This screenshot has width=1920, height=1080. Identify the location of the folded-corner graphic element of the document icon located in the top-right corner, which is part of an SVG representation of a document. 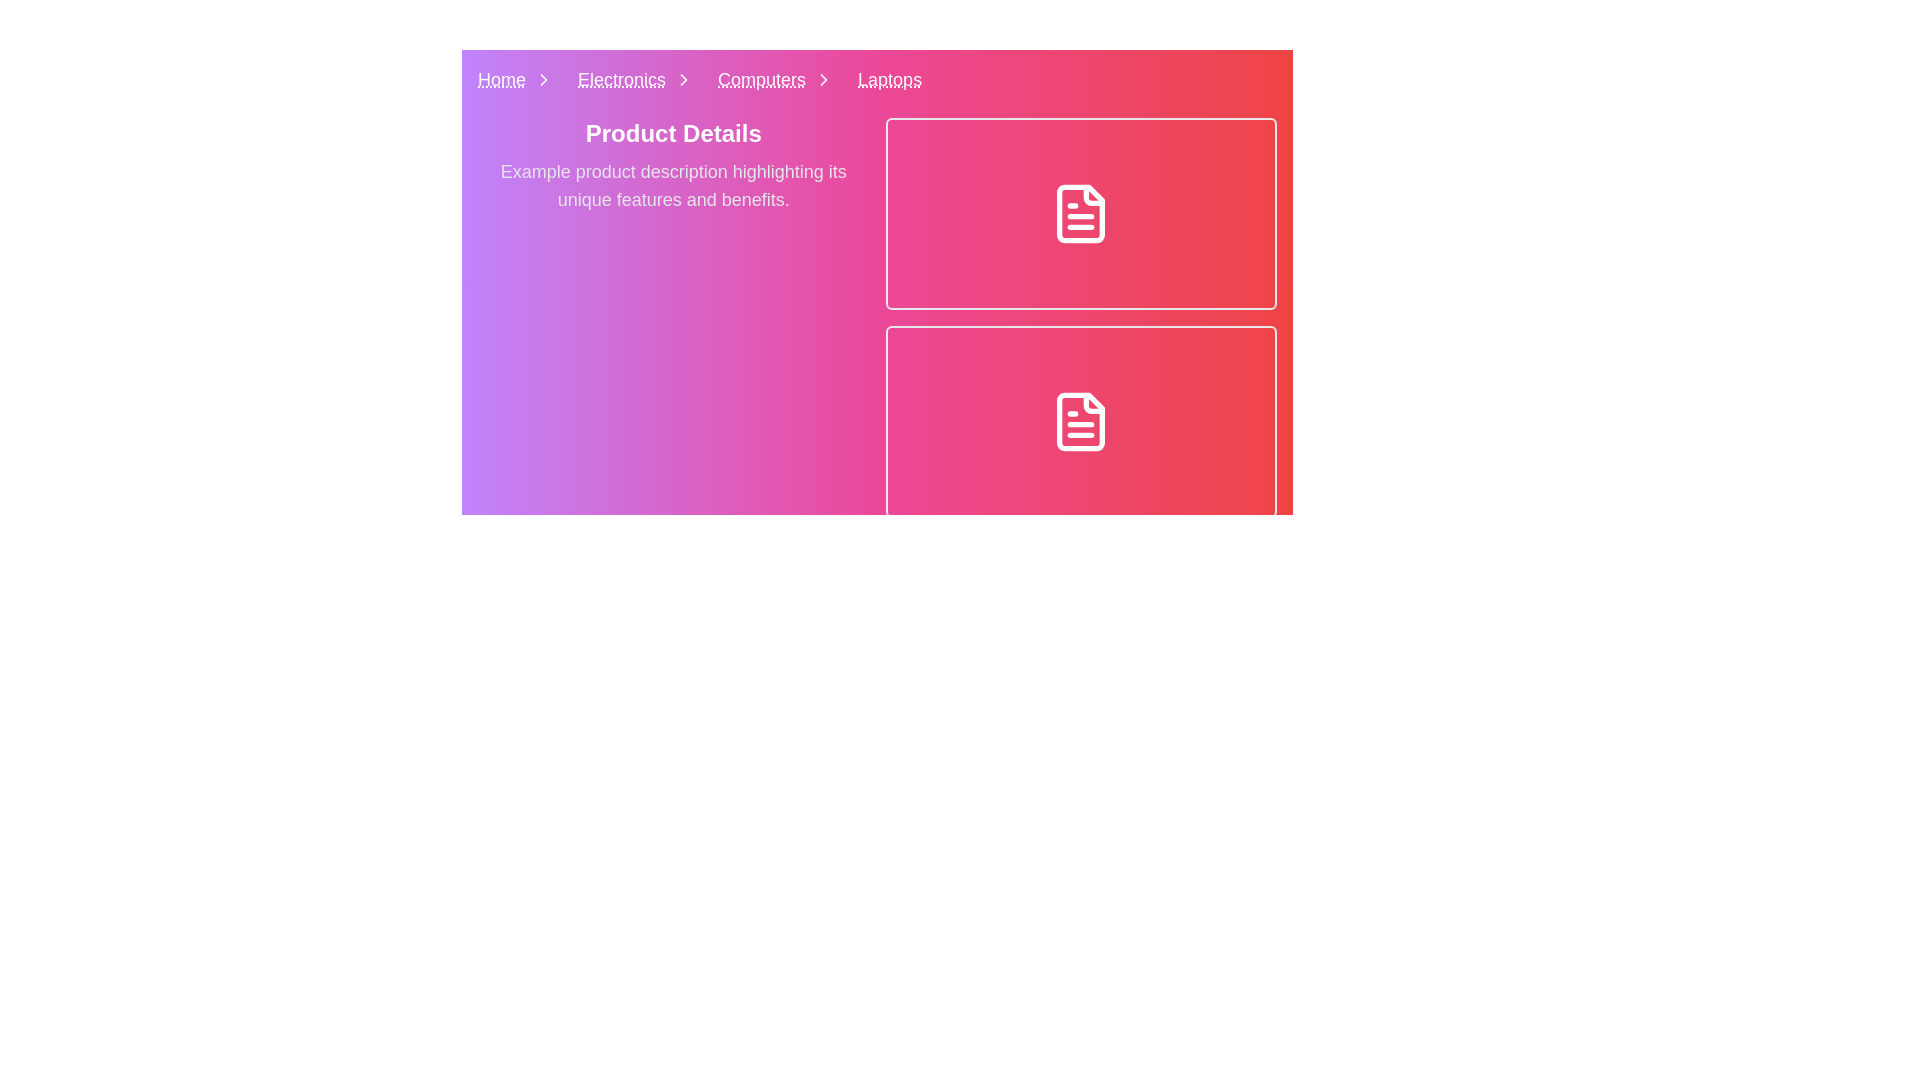
(1093, 403).